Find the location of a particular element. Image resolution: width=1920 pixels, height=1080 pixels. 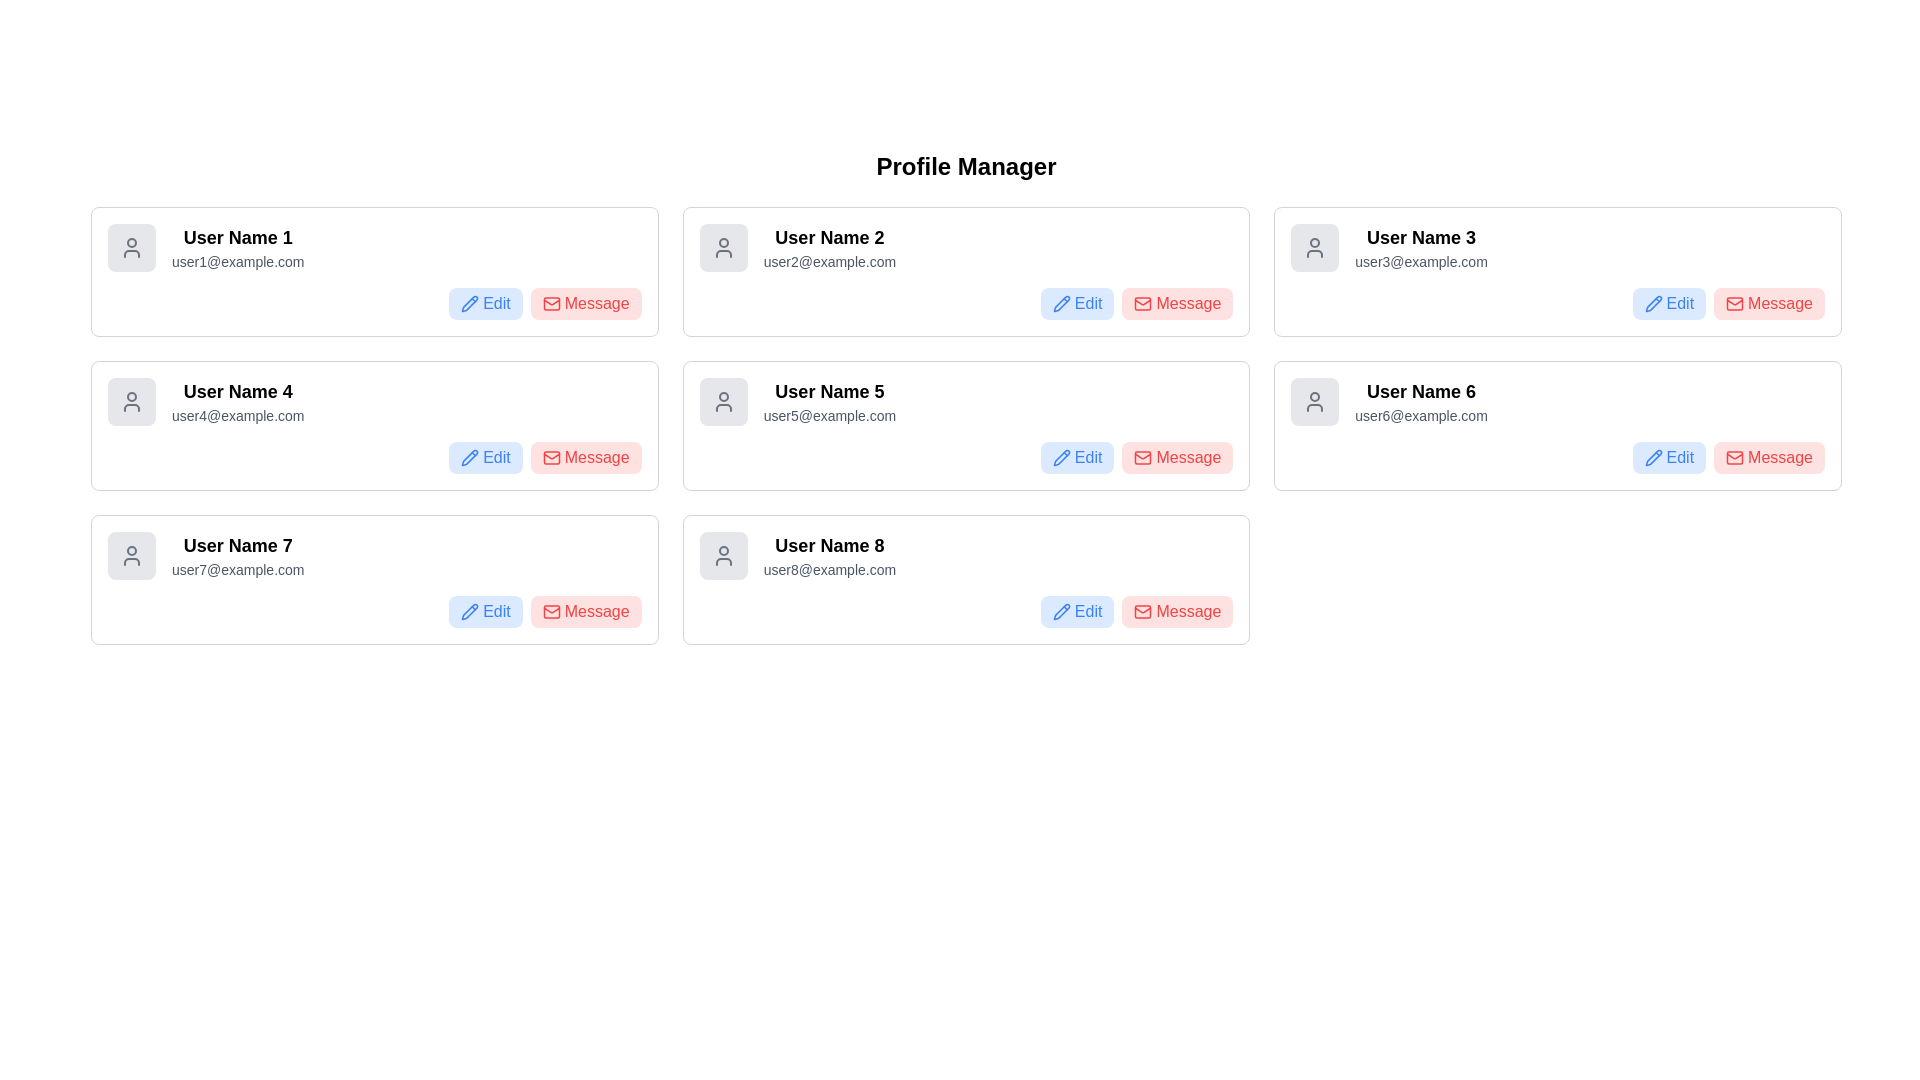

the 'Message' button text label indicating the purpose of the button within the third user card ('User Name 5') is located at coordinates (1188, 458).